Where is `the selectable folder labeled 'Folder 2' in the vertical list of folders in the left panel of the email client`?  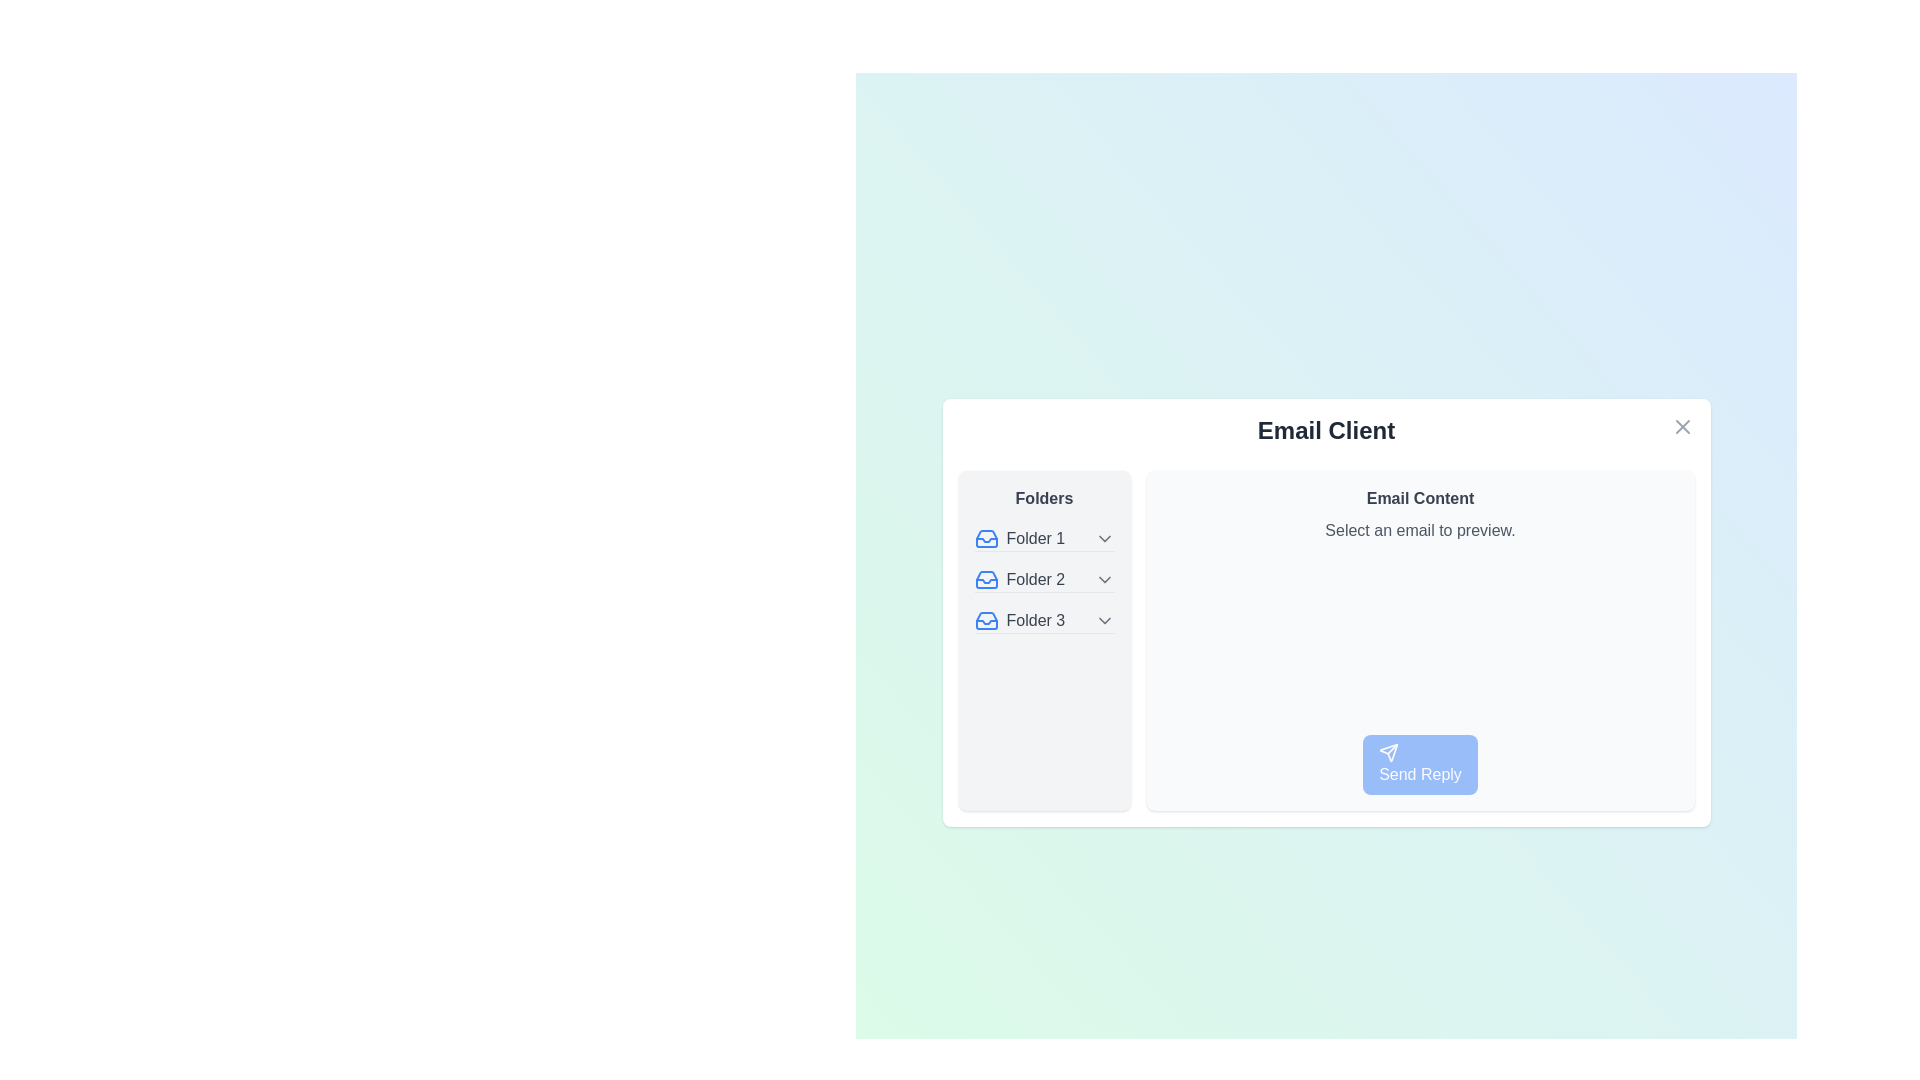 the selectable folder labeled 'Folder 2' in the vertical list of folders in the left panel of the email client is located at coordinates (1019, 579).